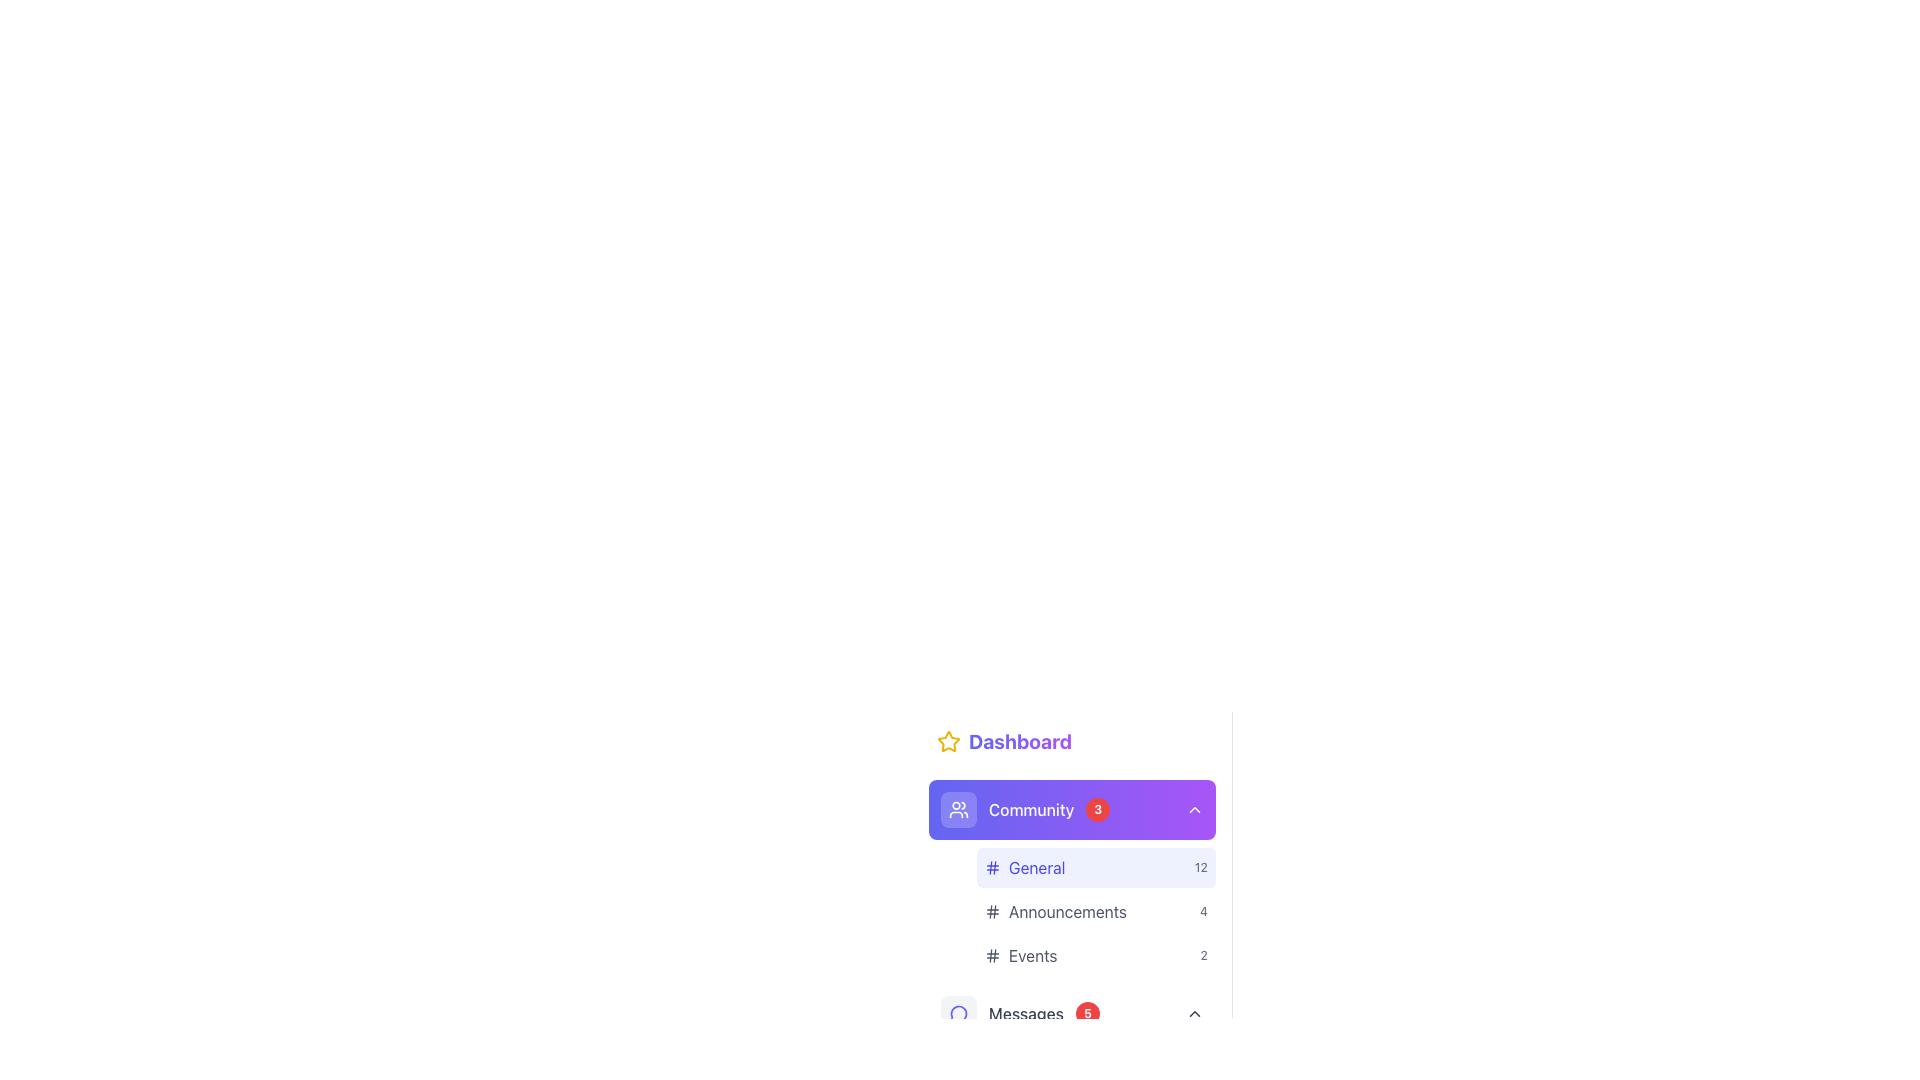  I want to click on the community icon, which is a white icon resembling a group of people on a purple rounded background, located in the sidebar menu under the 'Community' section, so click(958, 810).